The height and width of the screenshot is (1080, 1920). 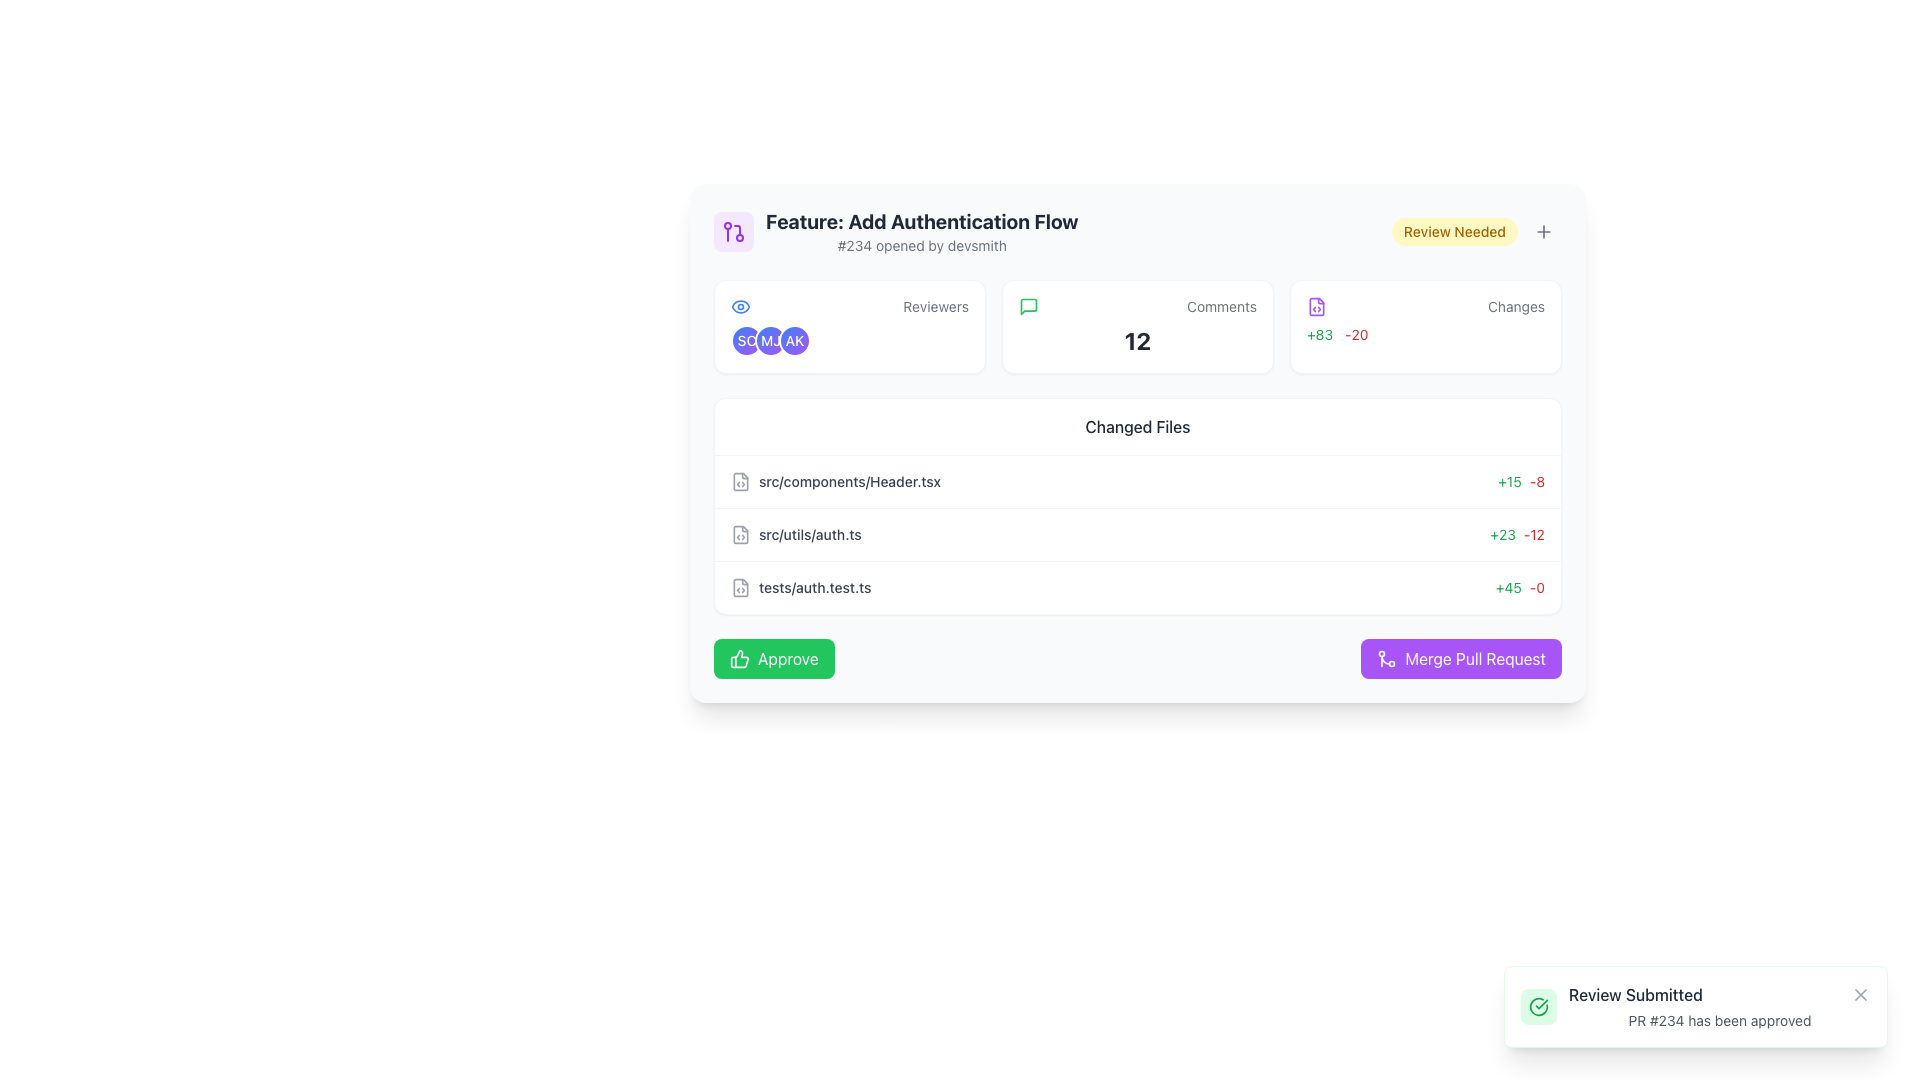 What do you see at coordinates (1221, 307) in the screenshot?
I see `the text label displaying 'Comments', which is styled in gray and located to the right of a green speech bubble icon in the header area` at bounding box center [1221, 307].